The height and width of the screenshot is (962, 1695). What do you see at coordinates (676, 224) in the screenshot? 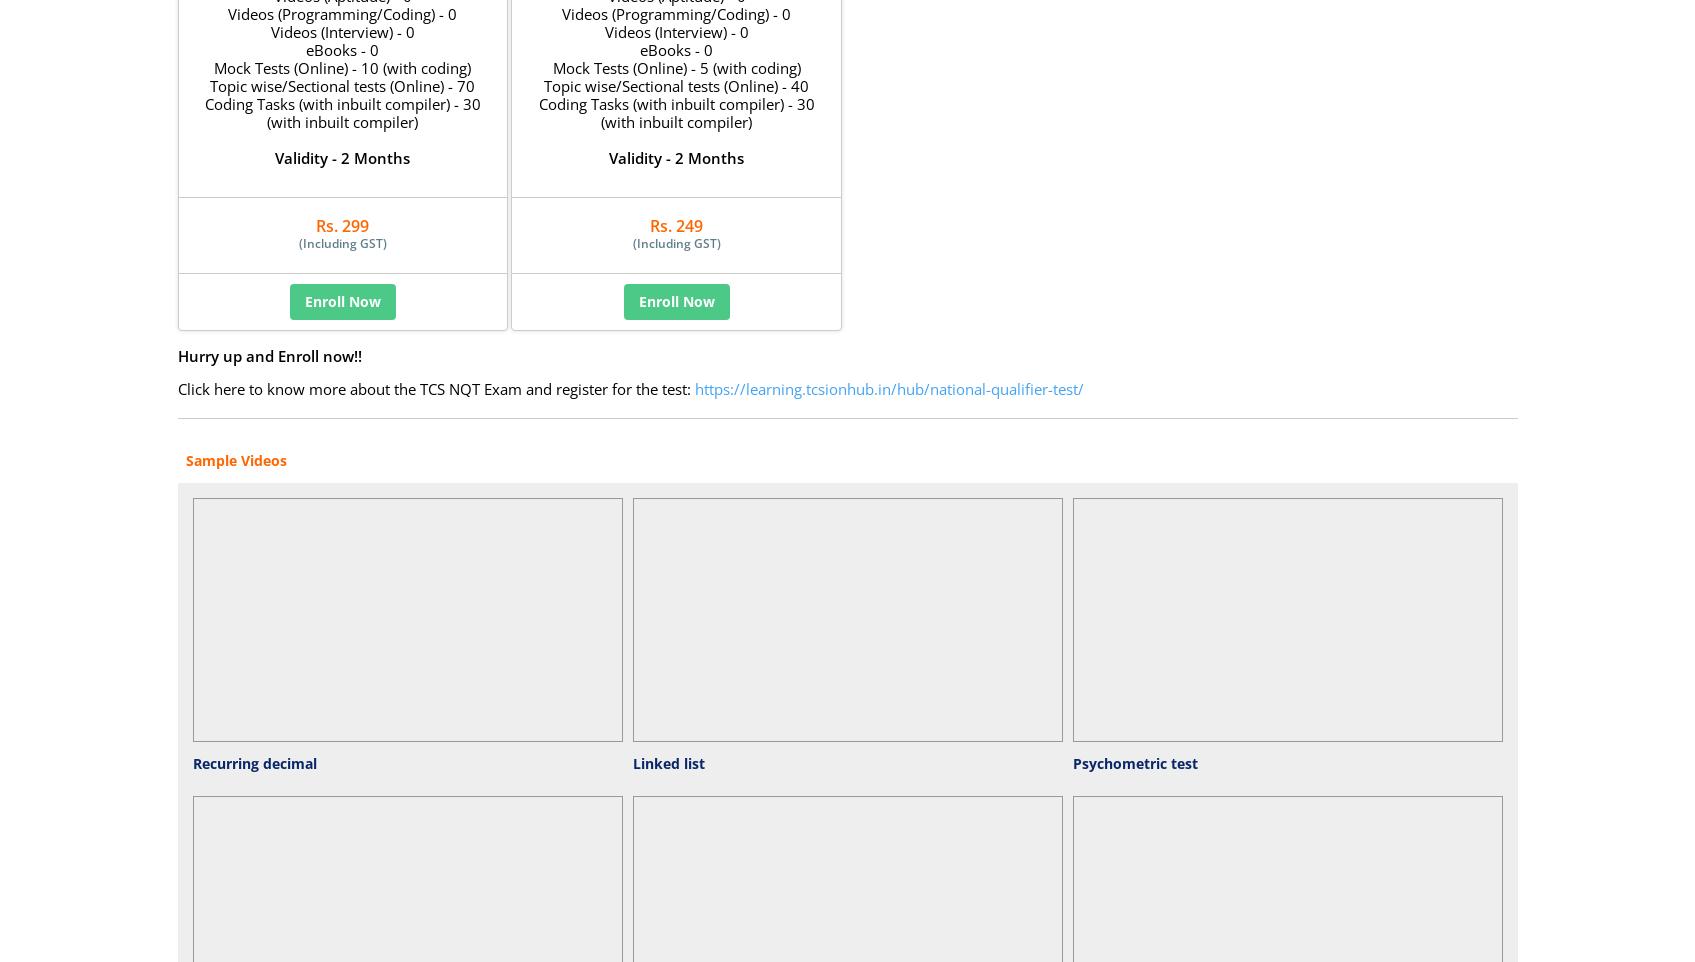
I see `'Rs. 249'` at bounding box center [676, 224].